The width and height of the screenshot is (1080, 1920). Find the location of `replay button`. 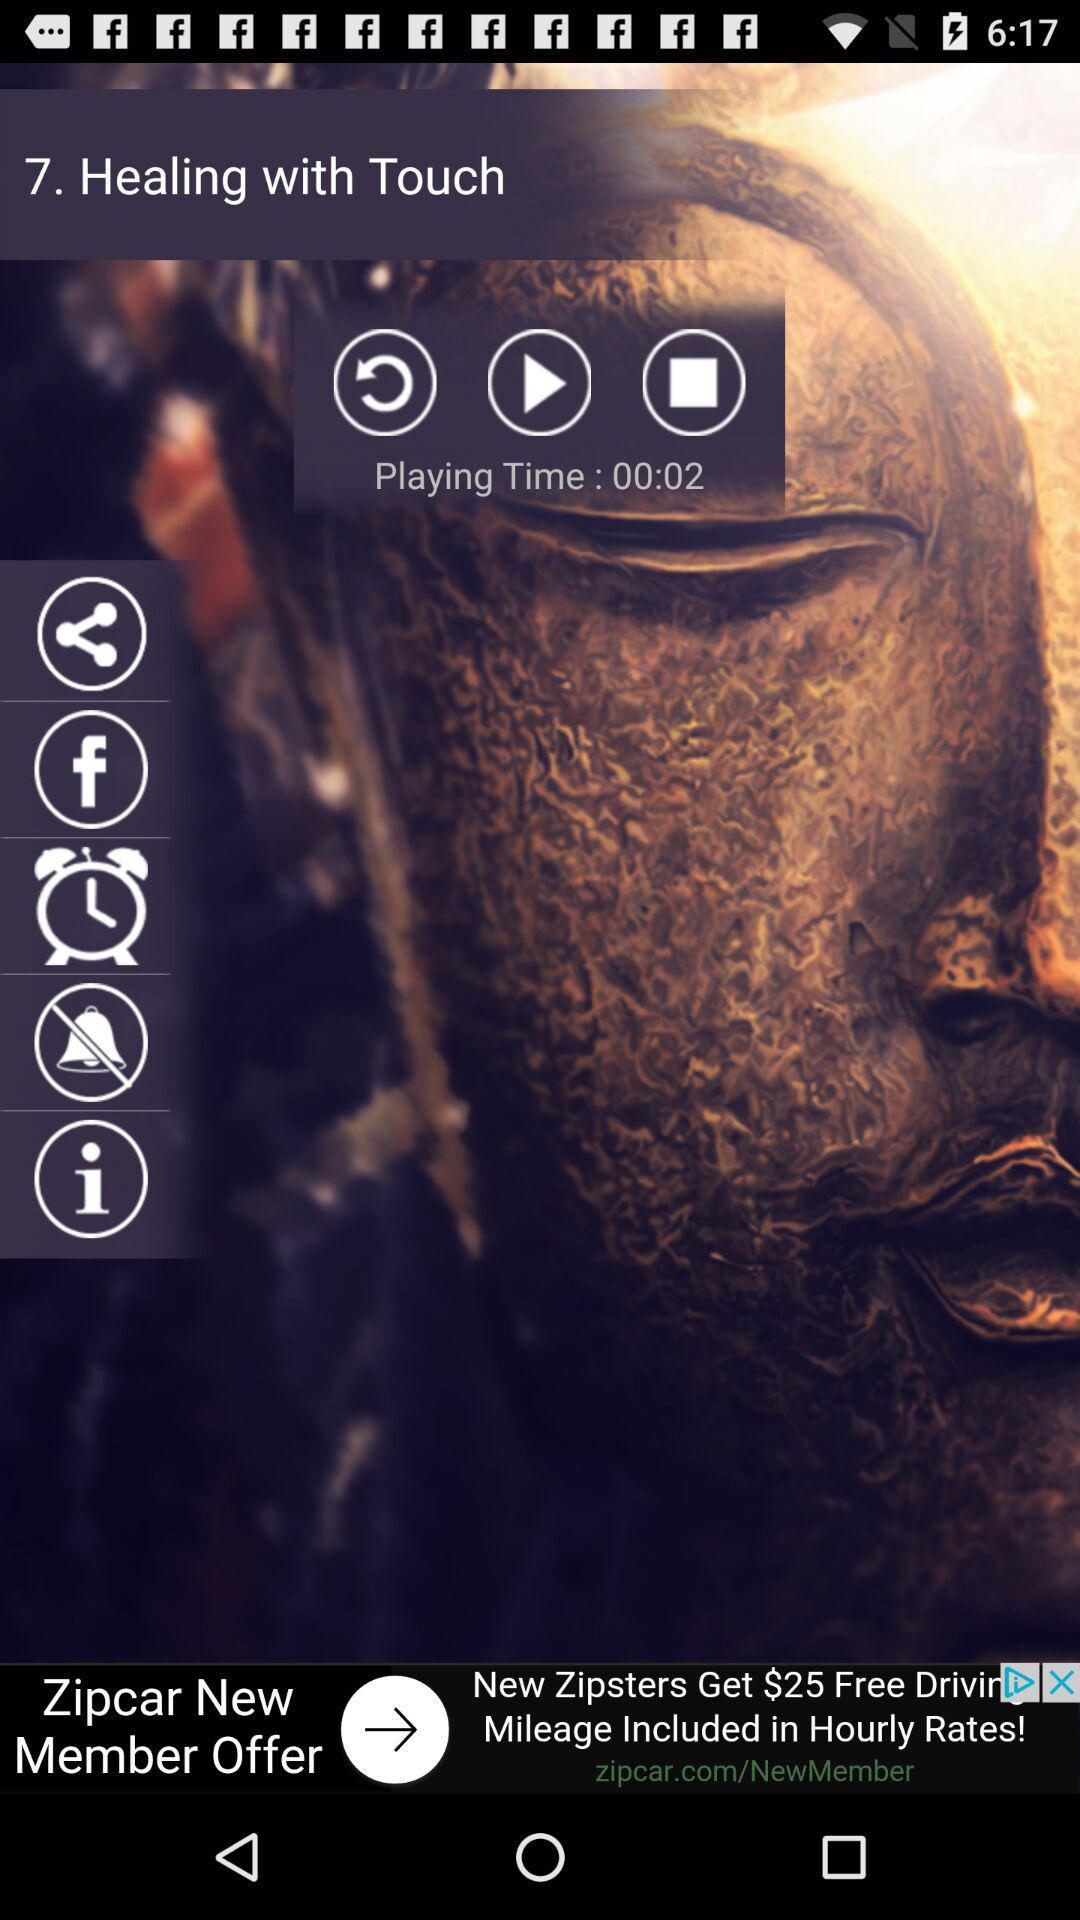

replay button is located at coordinates (385, 382).